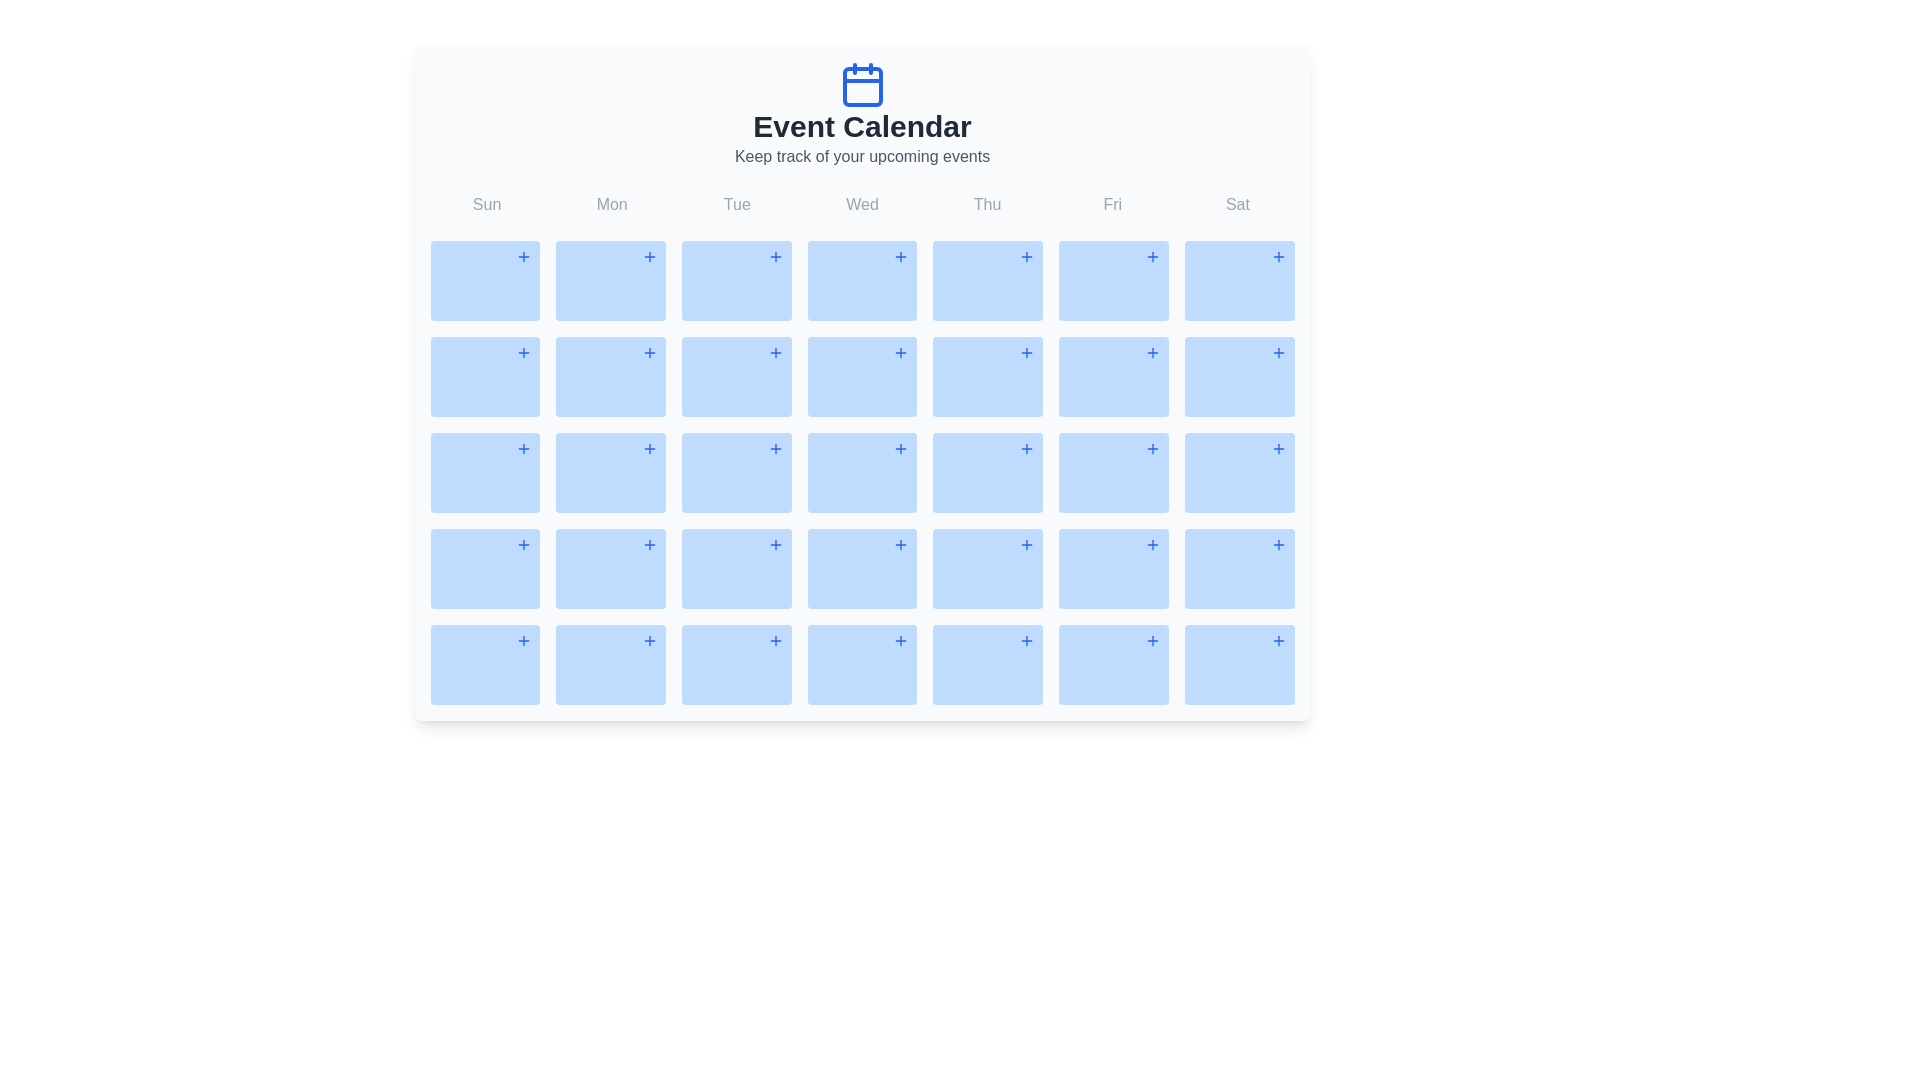 This screenshot has height=1080, width=1920. Describe the element at coordinates (649, 352) in the screenshot. I see `the blue plus icon button located in the top-right corner of the calendar cell under the Monday column in the second row` at that location.